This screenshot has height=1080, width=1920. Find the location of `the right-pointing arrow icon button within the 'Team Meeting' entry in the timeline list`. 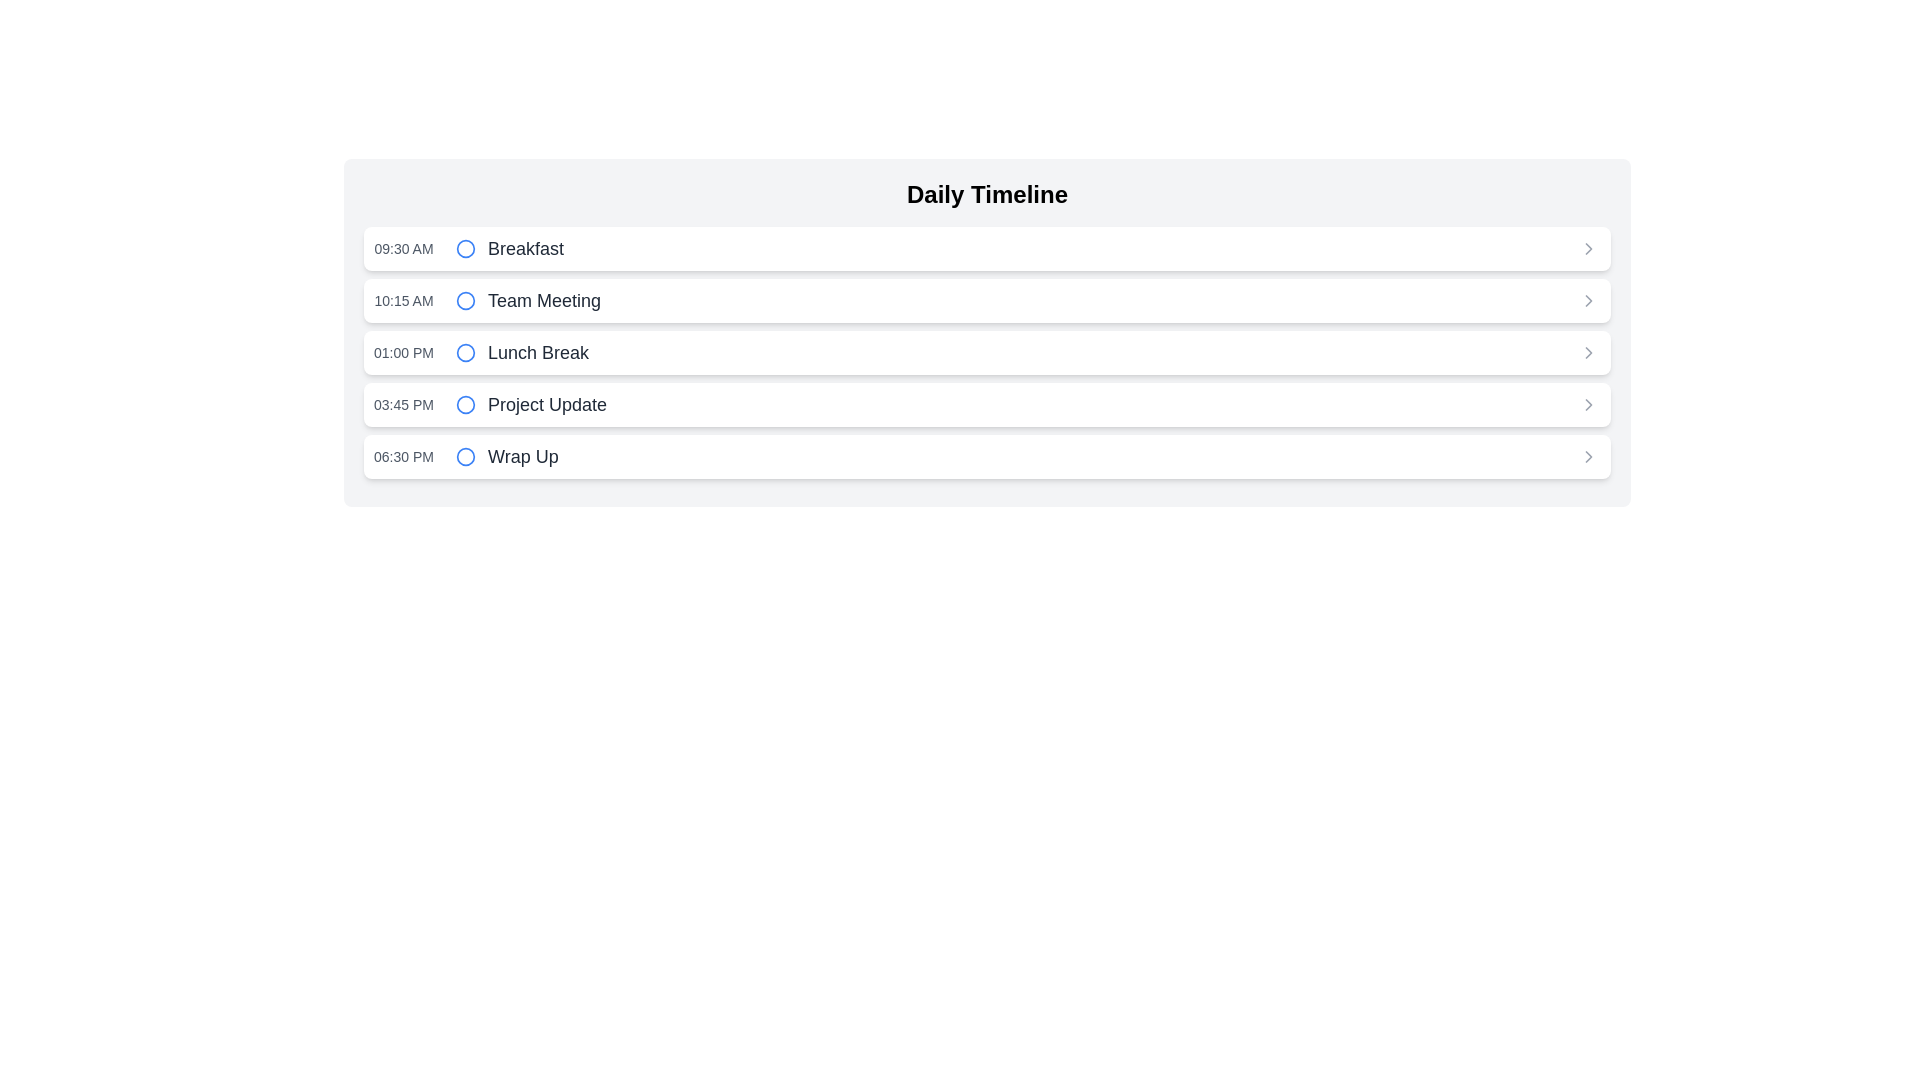

the right-pointing arrow icon button within the 'Team Meeting' entry in the timeline list is located at coordinates (1587, 300).